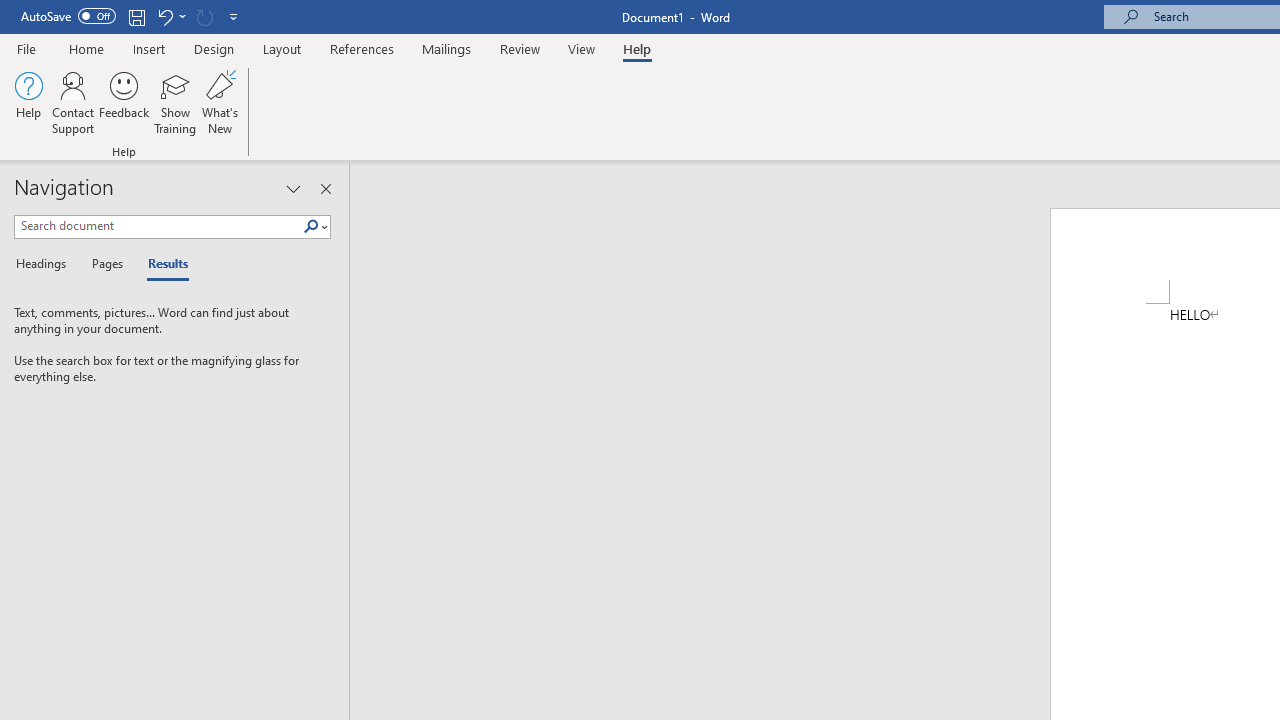 This screenshot has width=1280, height=720. Describe the element at coordinates (85, 48) in the screenshot. I see `'Home'` at that location.